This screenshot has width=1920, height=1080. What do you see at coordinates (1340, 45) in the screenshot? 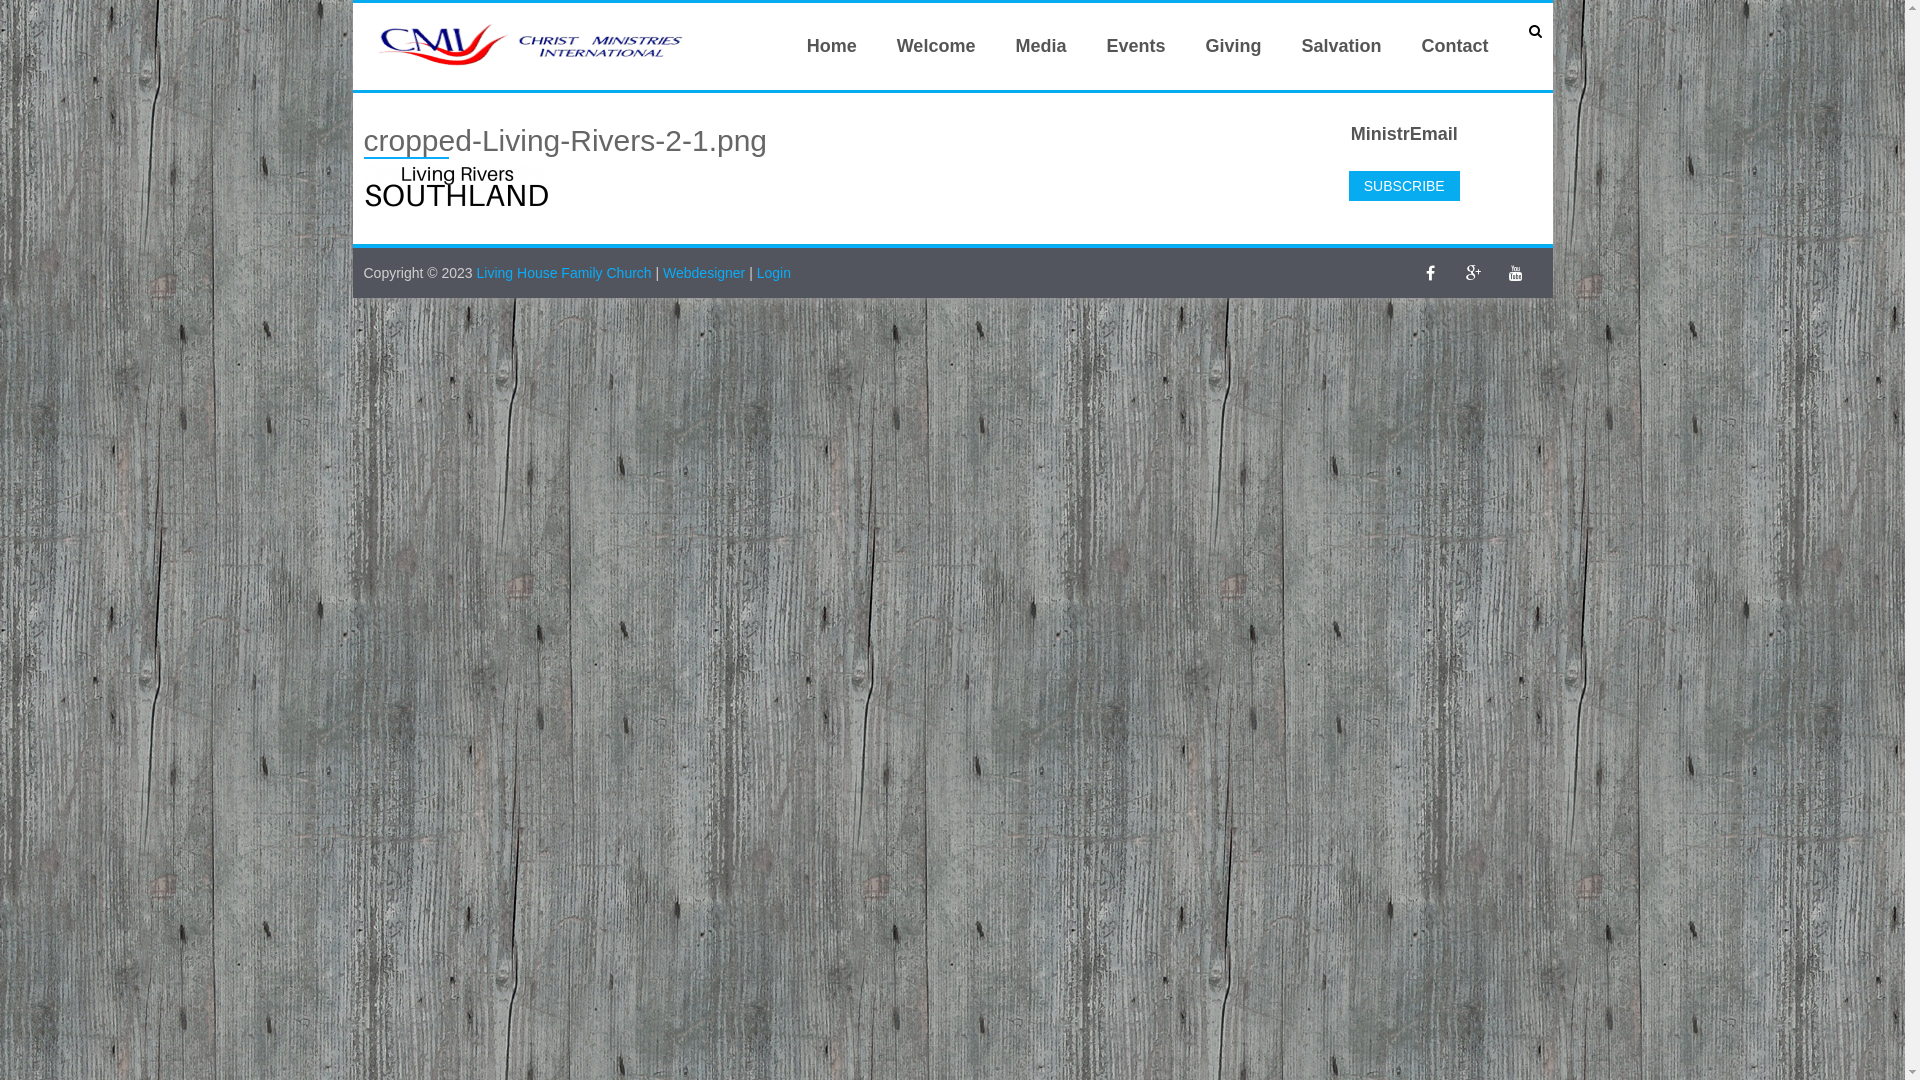
I see `'Salvation'` at bounding box center [1340, 45].